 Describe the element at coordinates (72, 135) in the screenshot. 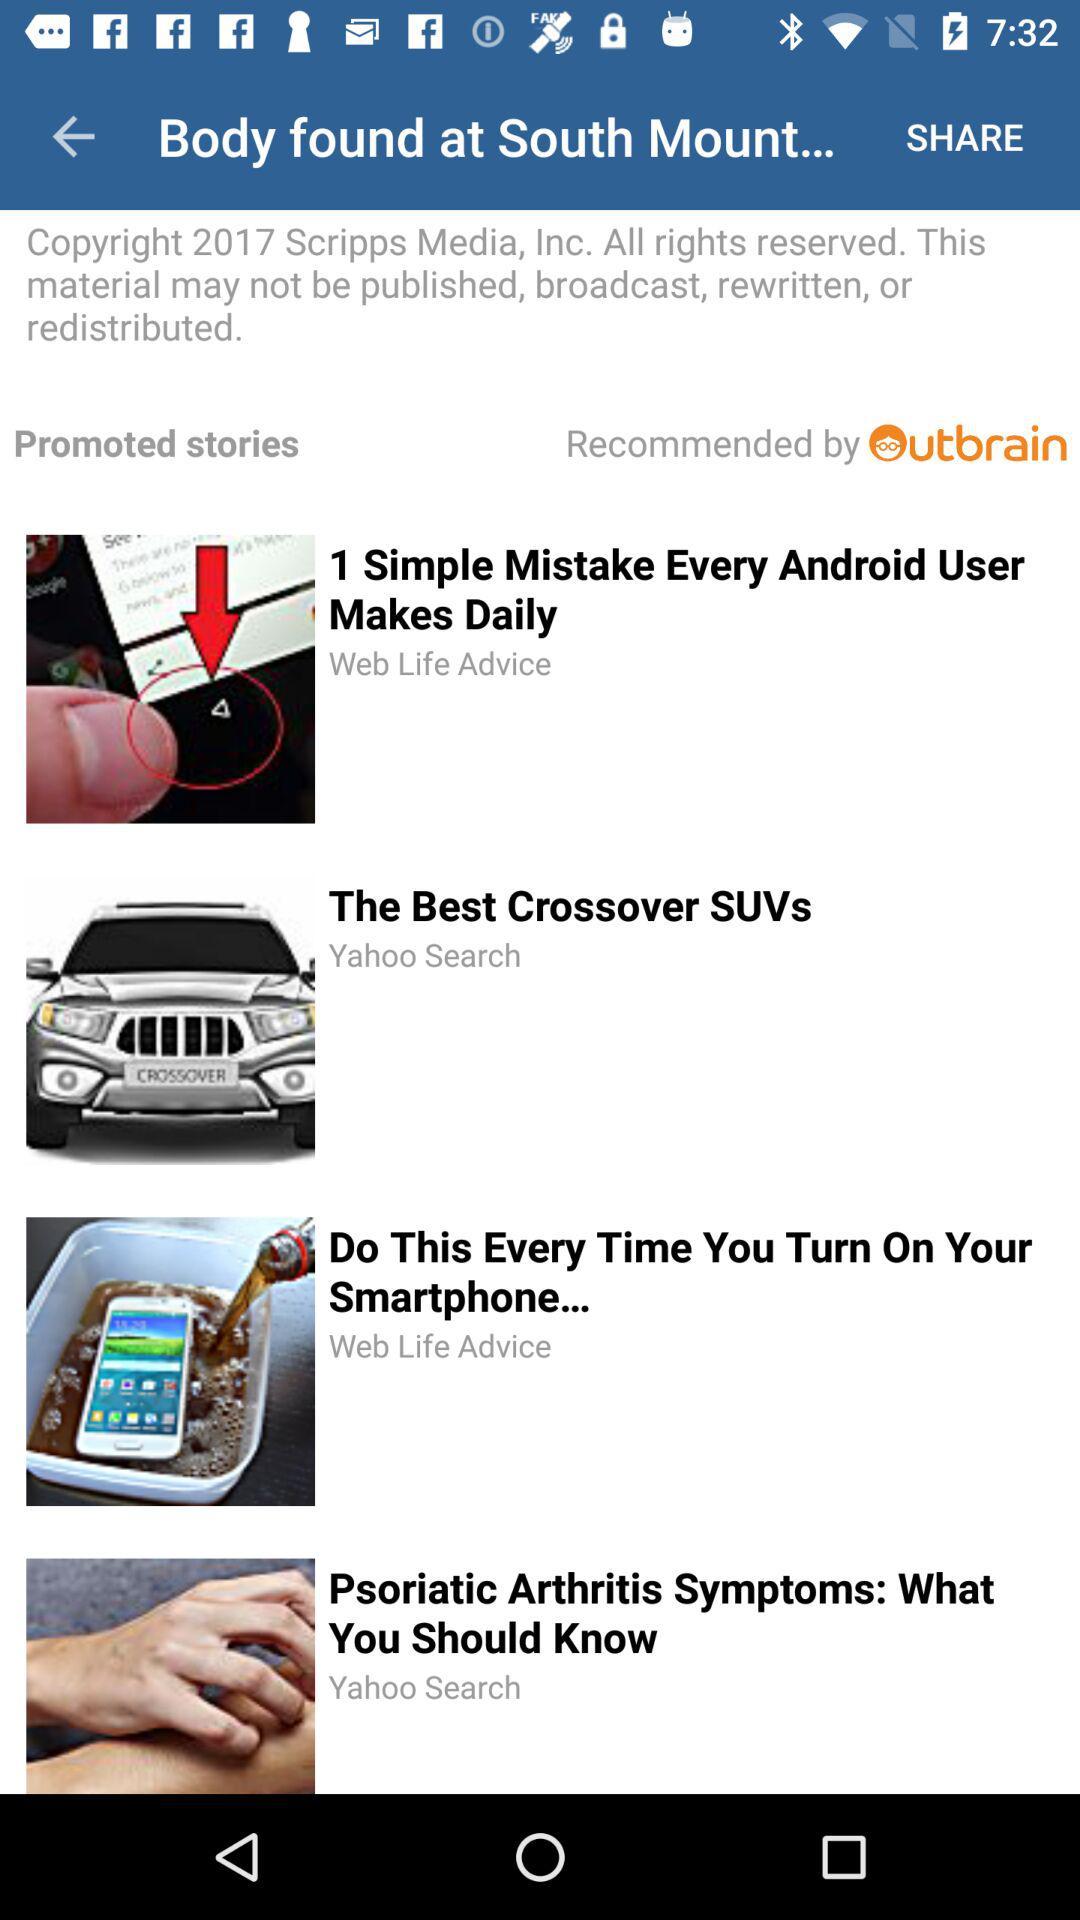

I see `icon to the left of body found at icon` at that location.